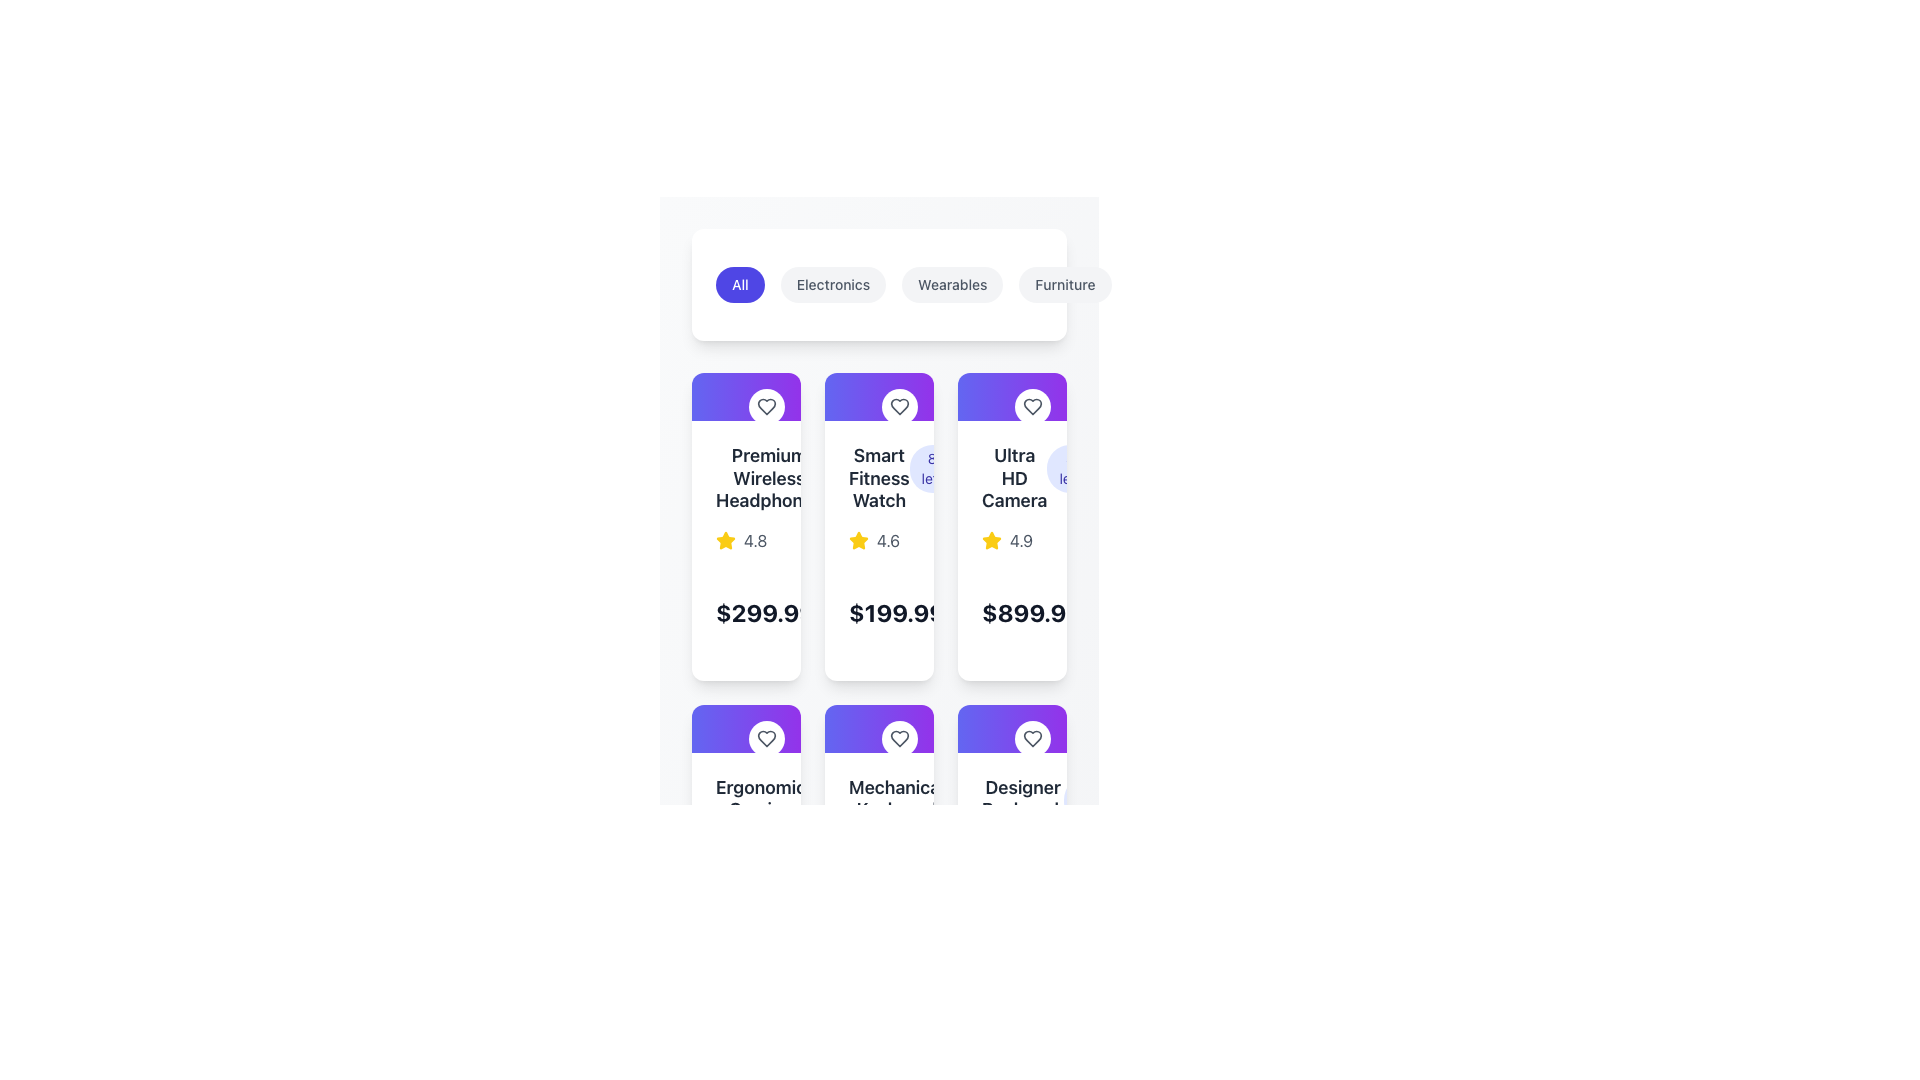  I want to click on the star icon representing a high rating for an item, located to the left of the '4.6' rating text in a grid layout, so click(859, 540).